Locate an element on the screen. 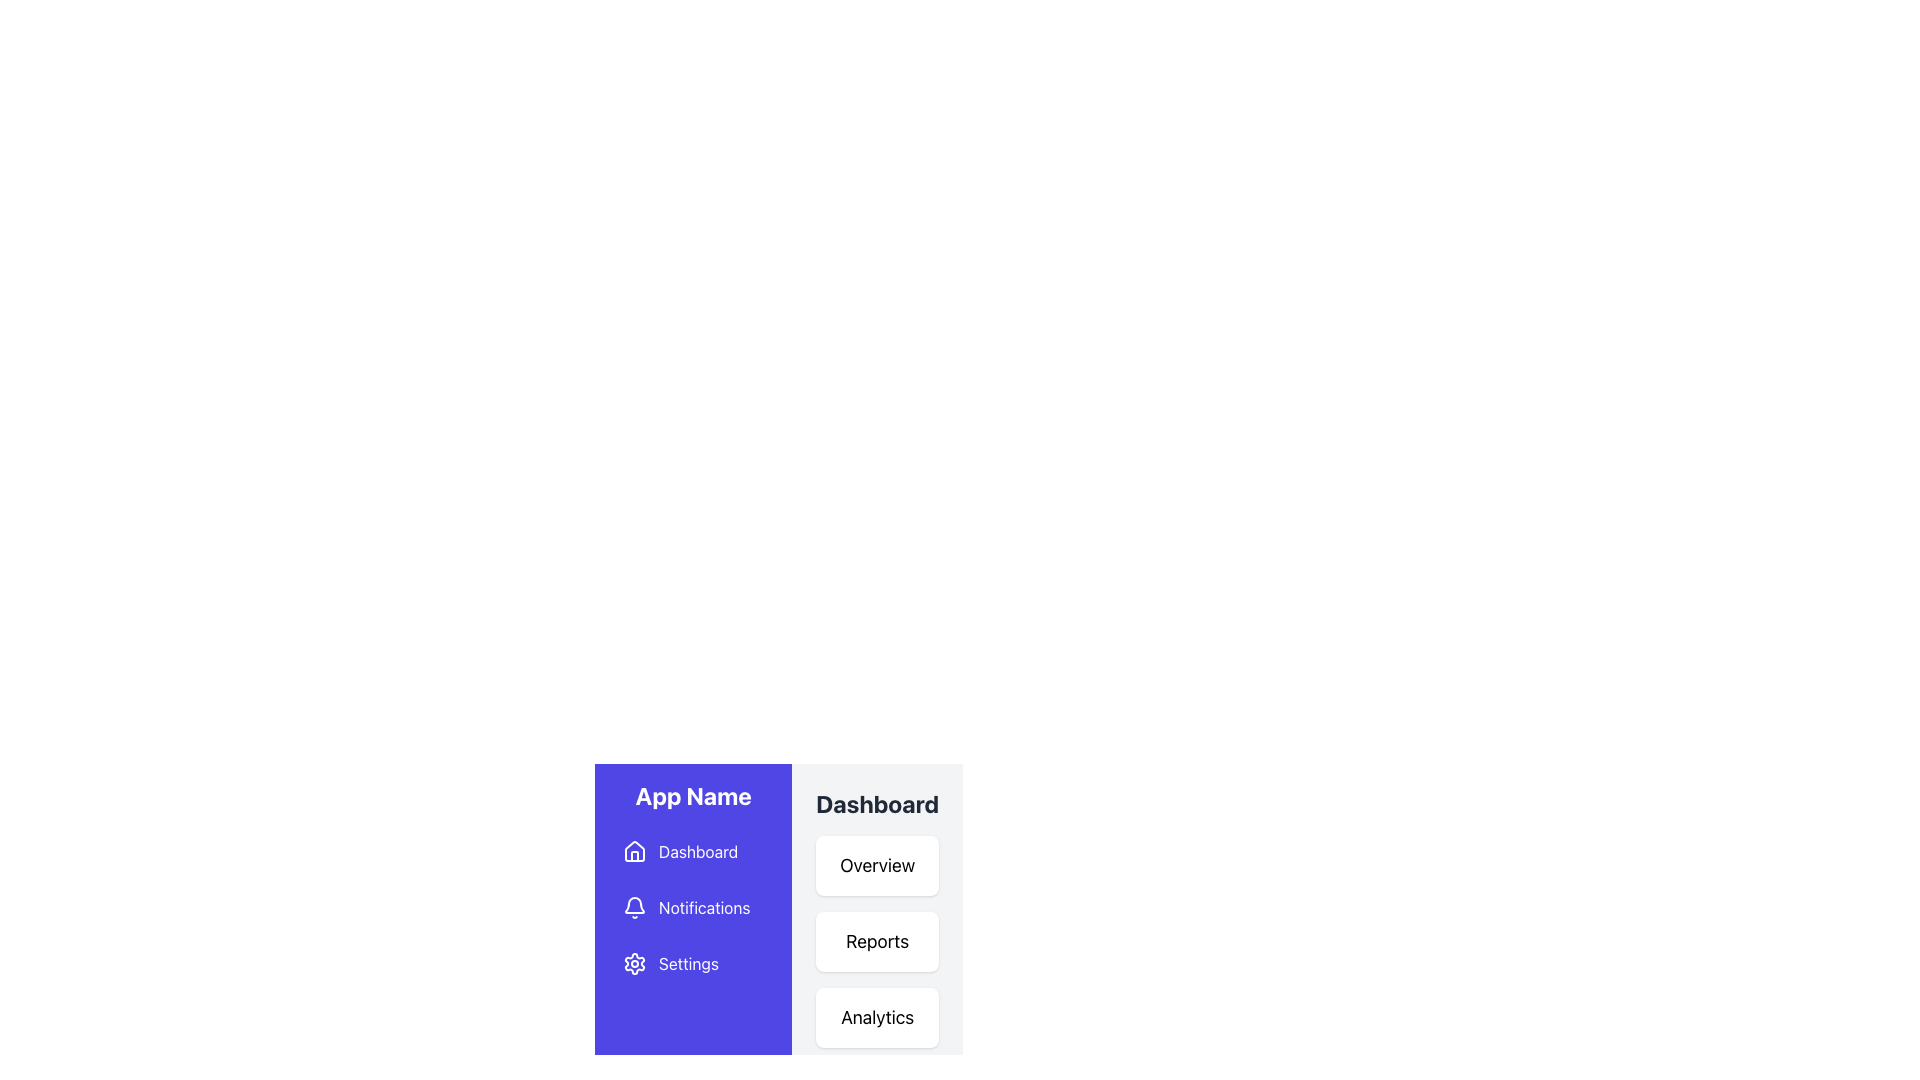  the 'Dashboard' text label in the vertical navigation sidebar, which is located to the left of the interface and follows the house icon is located at coordinates (698, 852).